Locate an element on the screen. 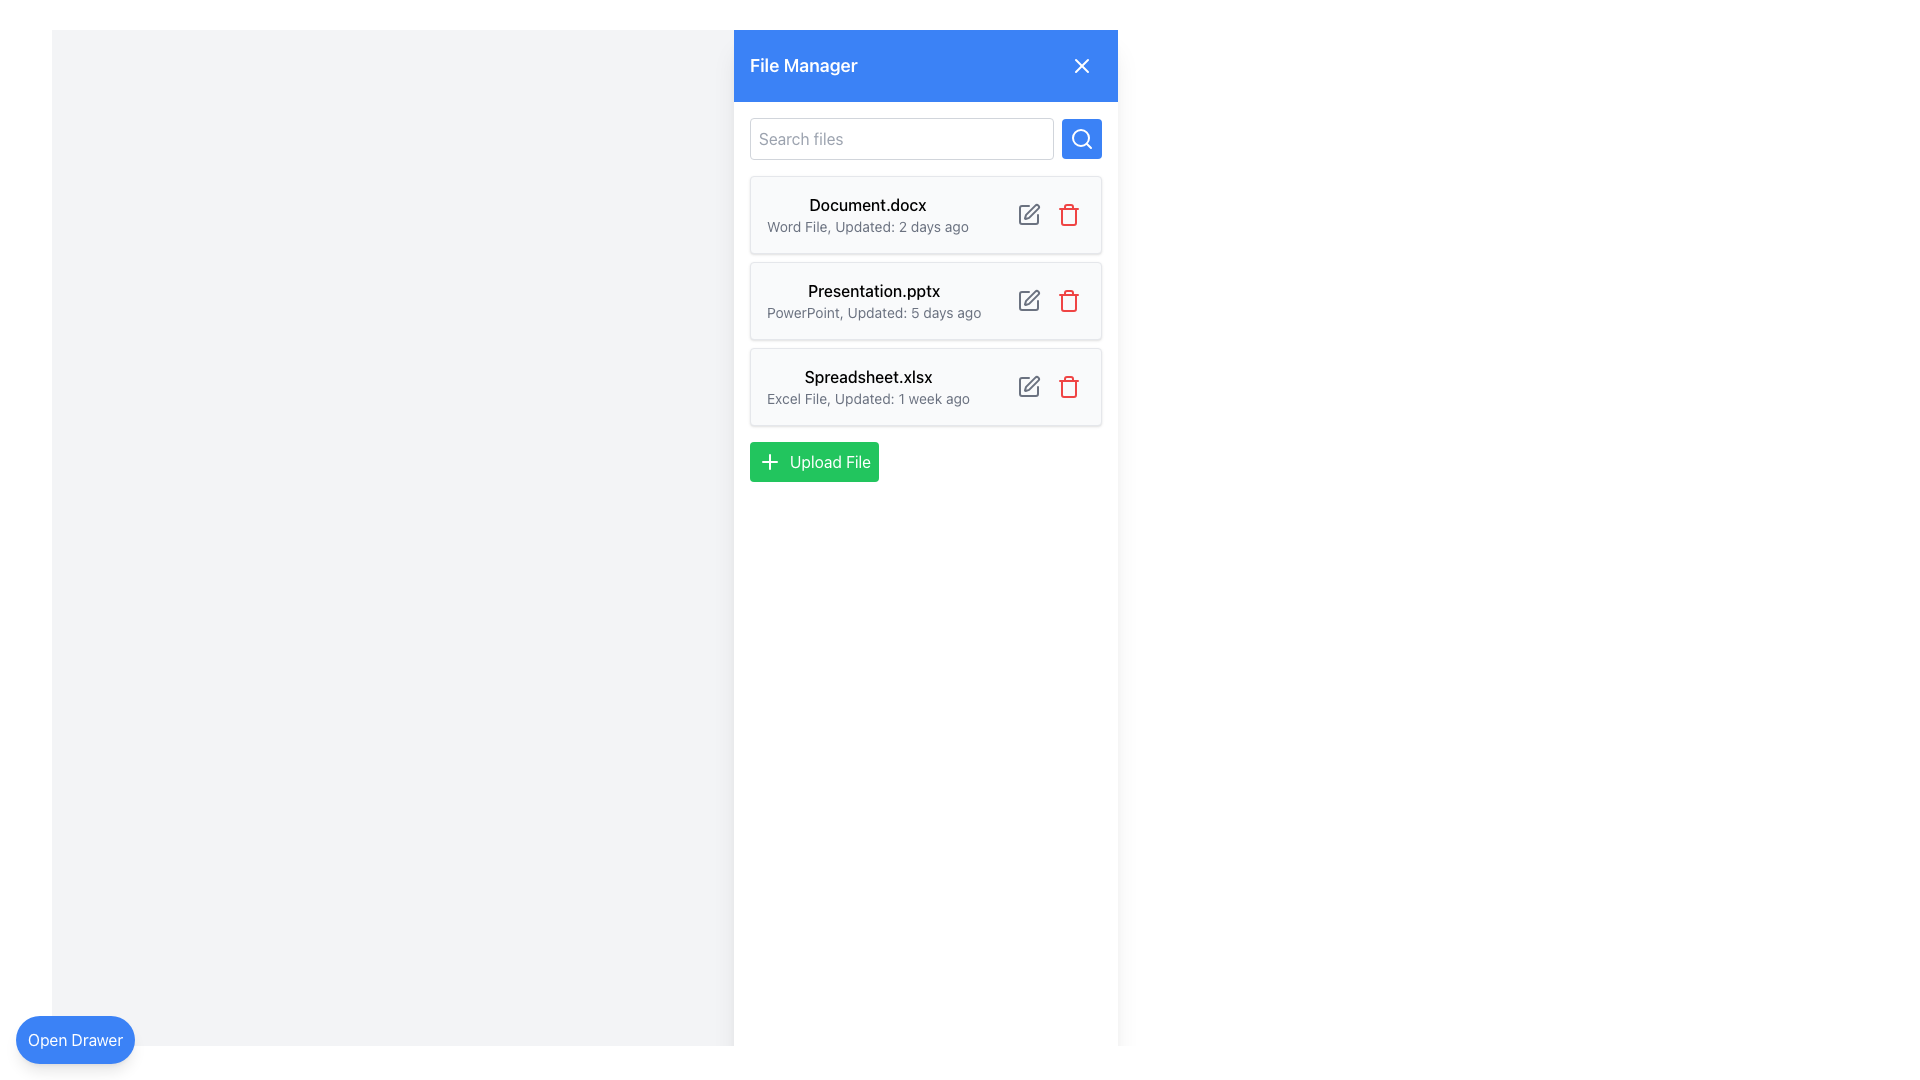  the icon button resembling a pen or pencil sketching a line, located in the second row of the document list is located at coordinates (1032, 297).